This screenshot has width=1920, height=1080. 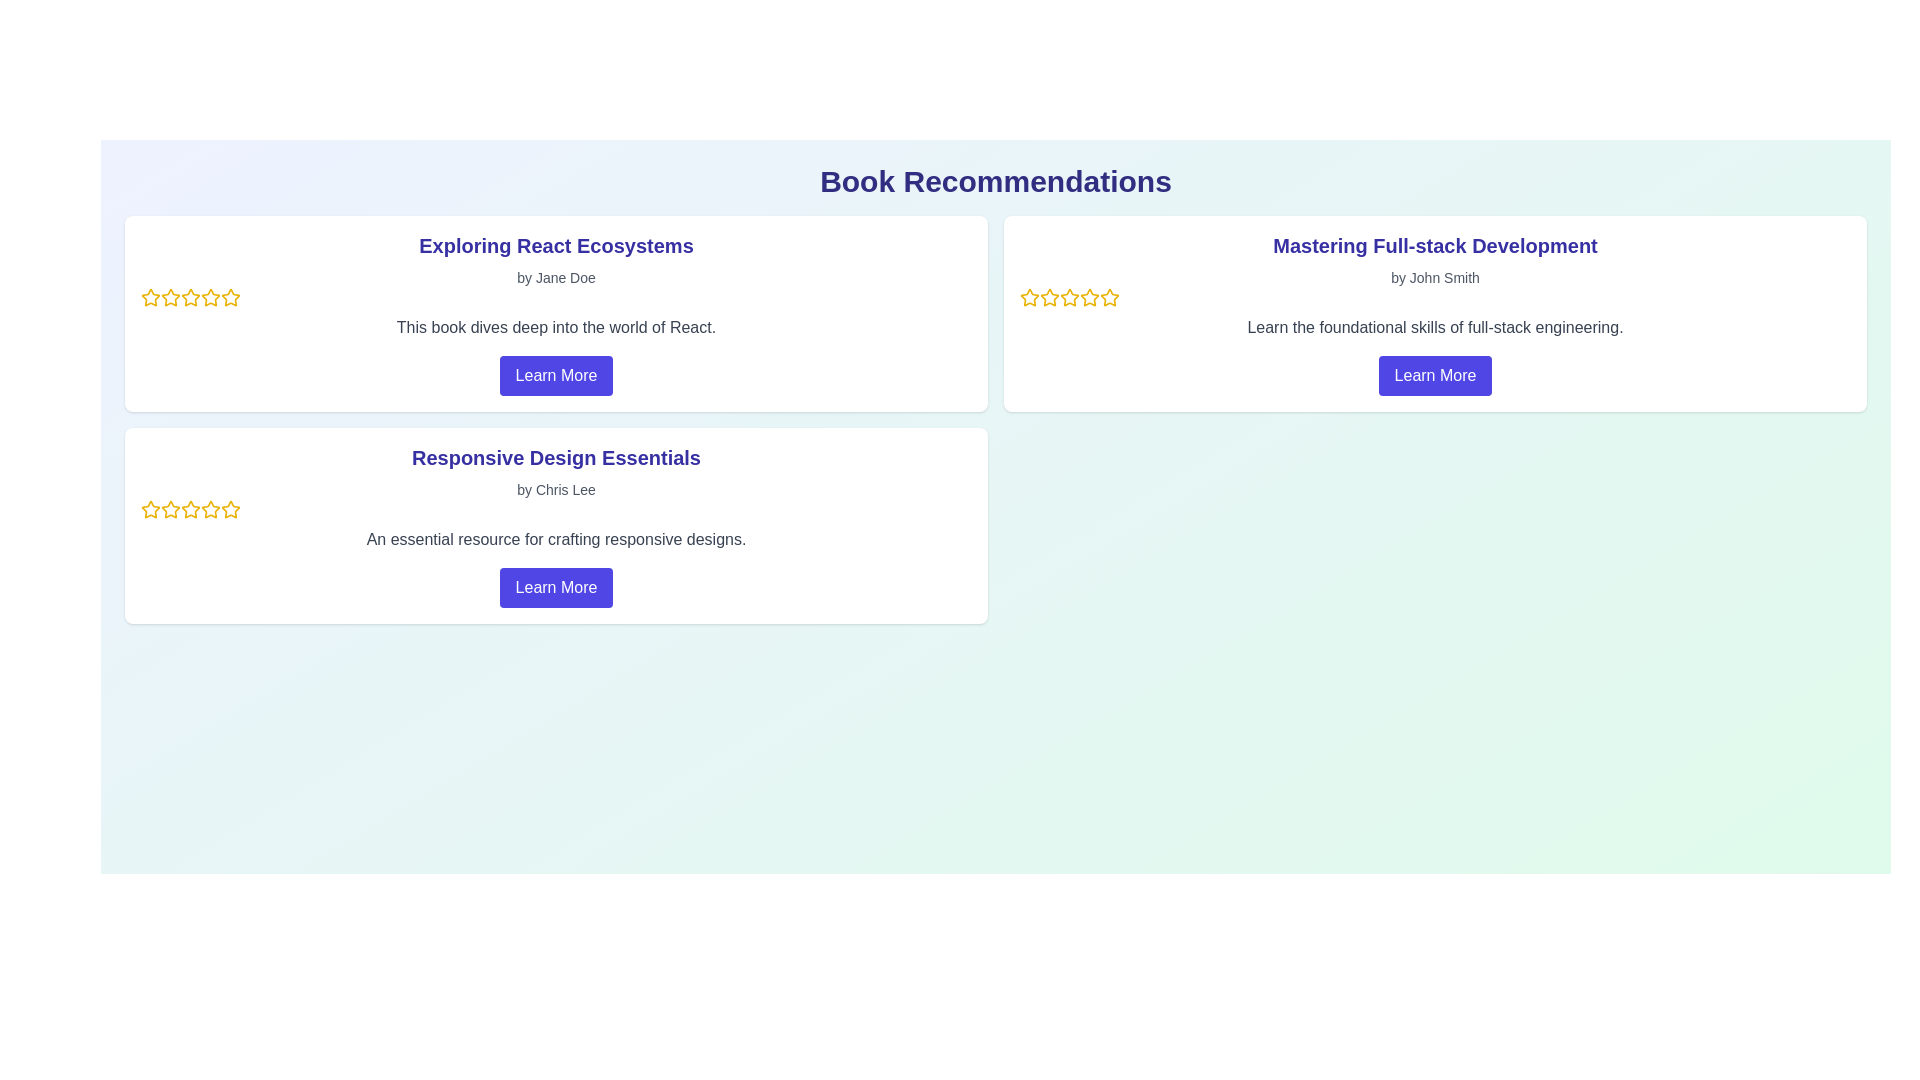 I want to click on text element that displays 'Learn the foundational skills of full-stack engineering.' located in the description area of the 'Mastering Full-stack Development' card, positioned below the author's name and above the 'Learn More' button, so click(x=1434, y=326).